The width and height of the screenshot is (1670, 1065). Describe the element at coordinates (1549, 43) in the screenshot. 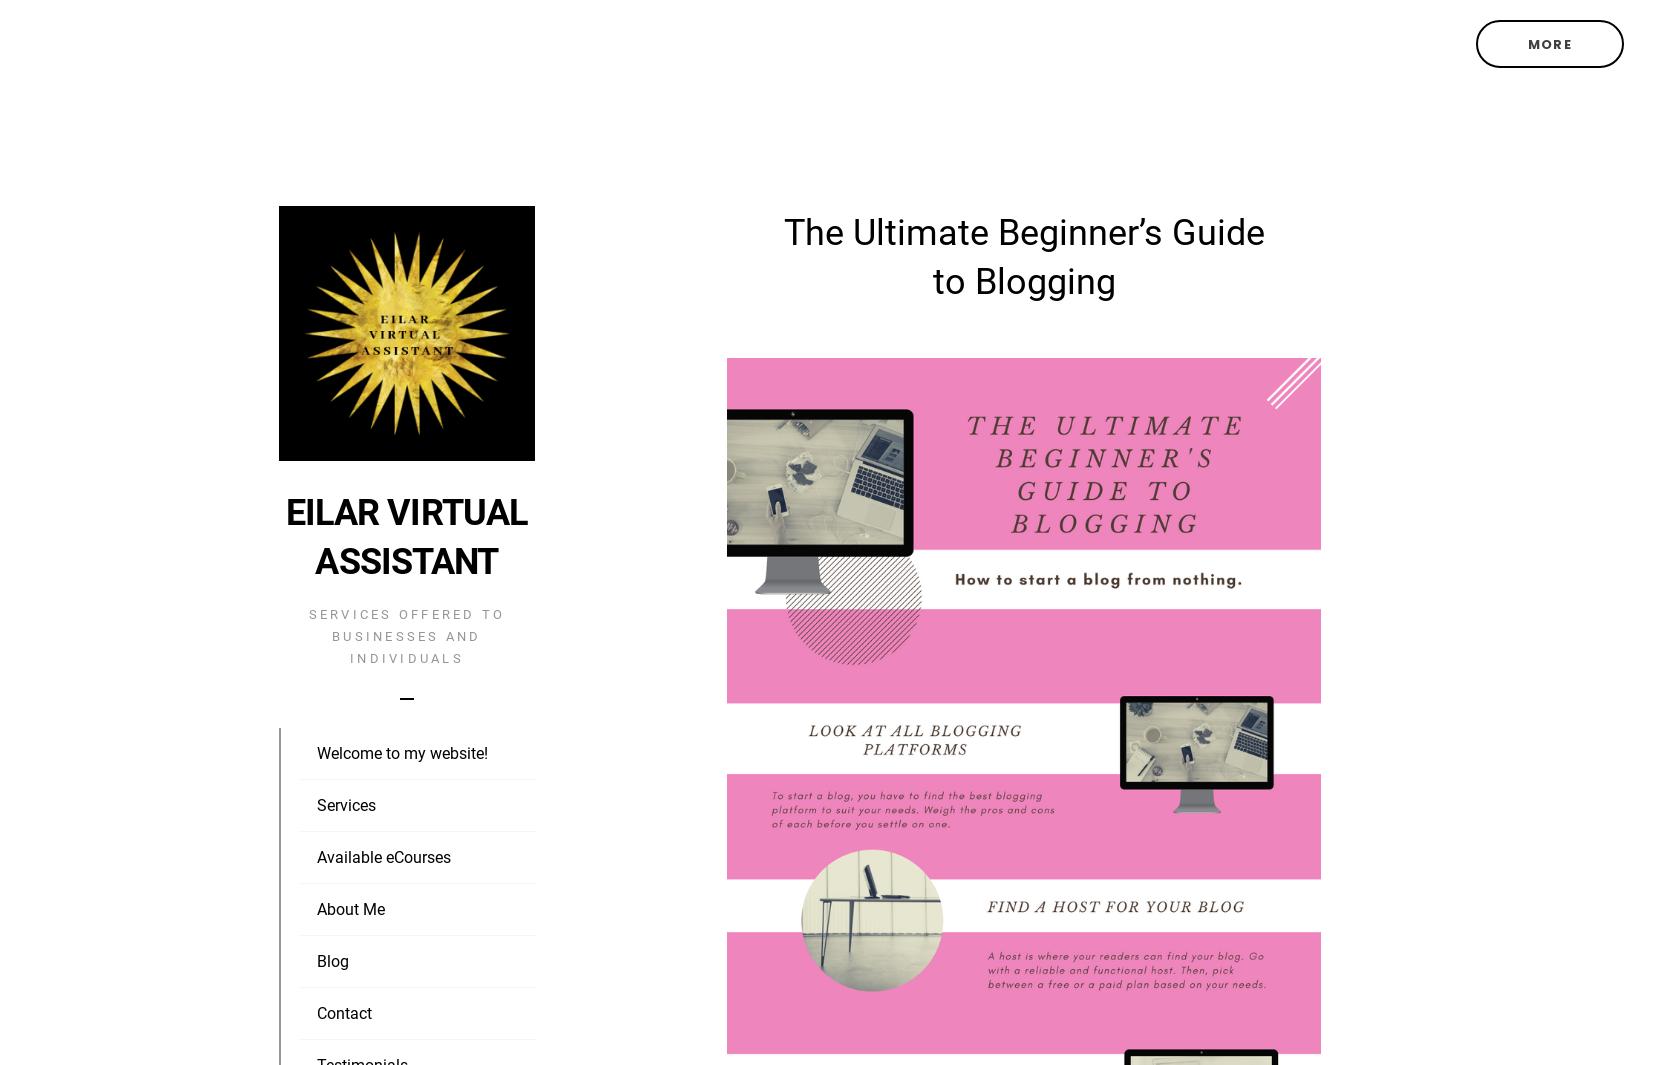

I see `'More'` at that location.